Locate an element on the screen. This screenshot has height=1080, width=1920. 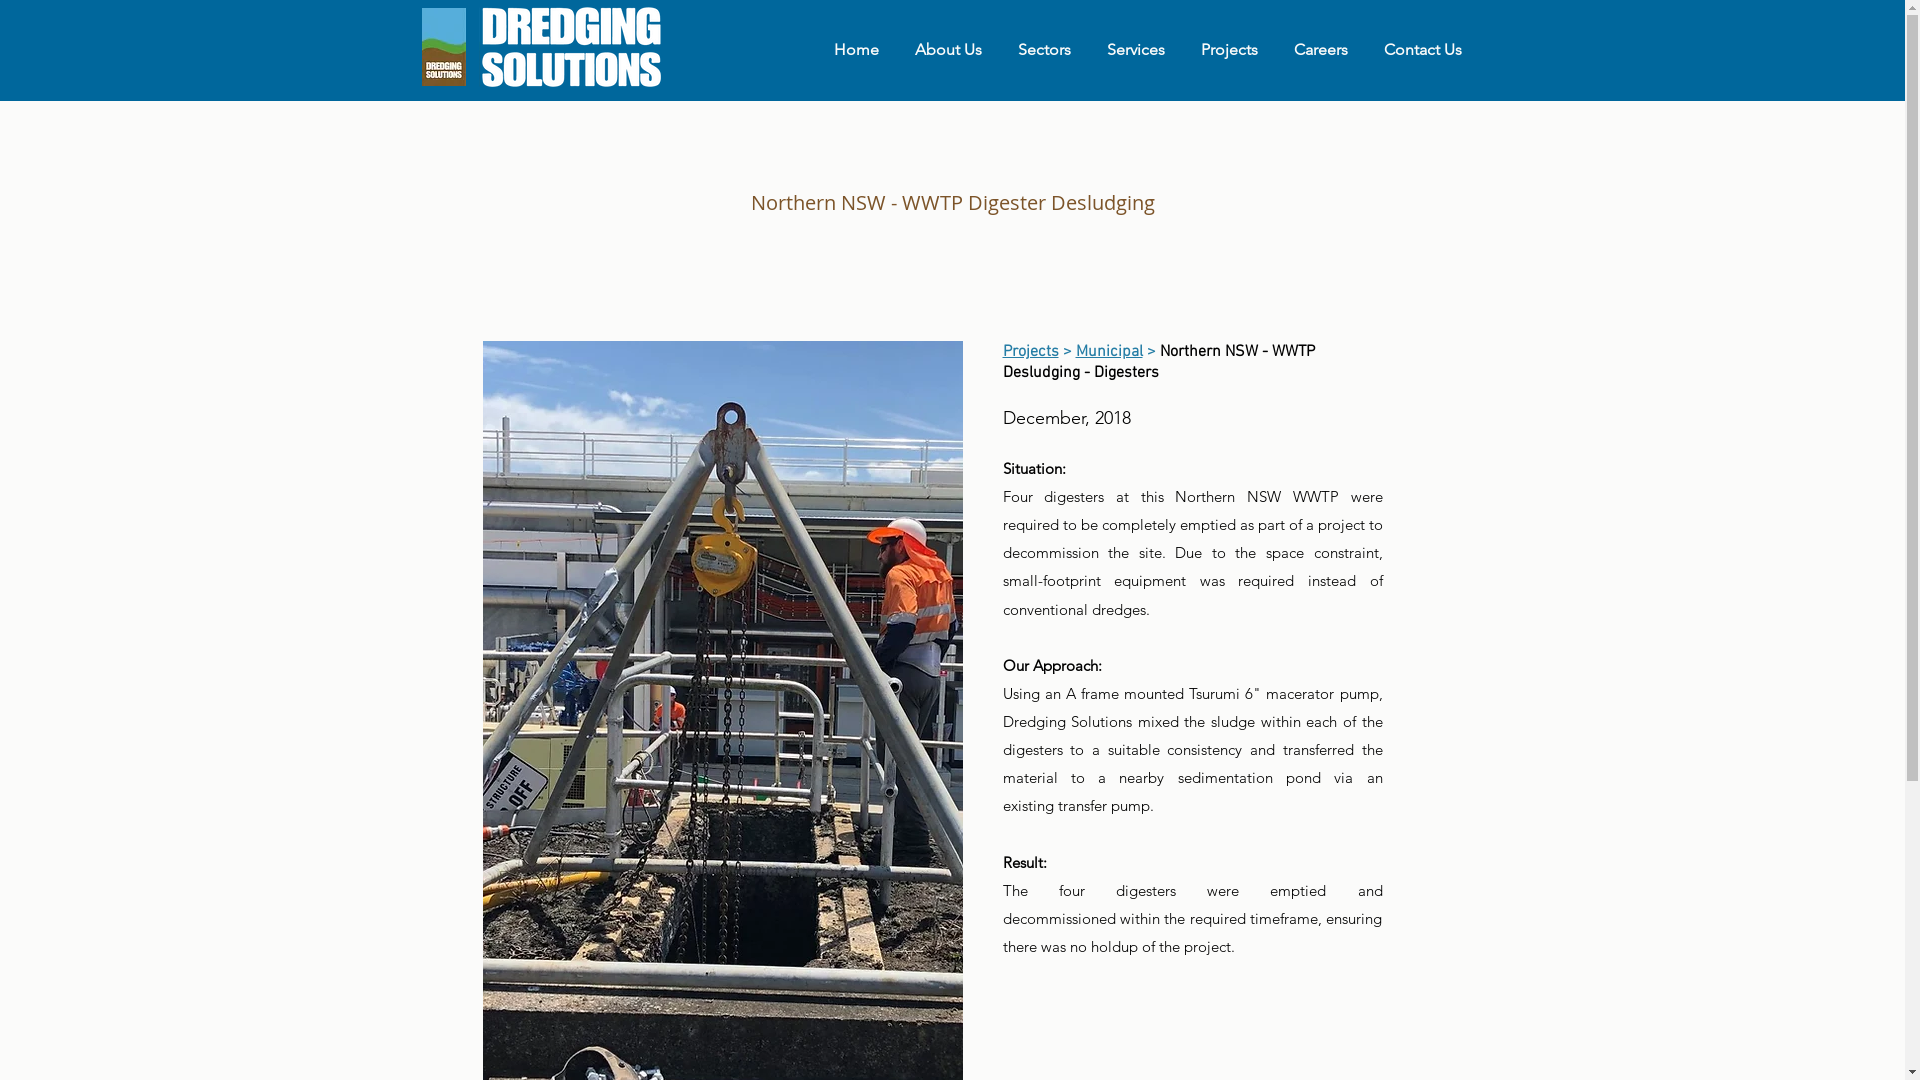
'Projects' is located at coordinates (1235, 49).